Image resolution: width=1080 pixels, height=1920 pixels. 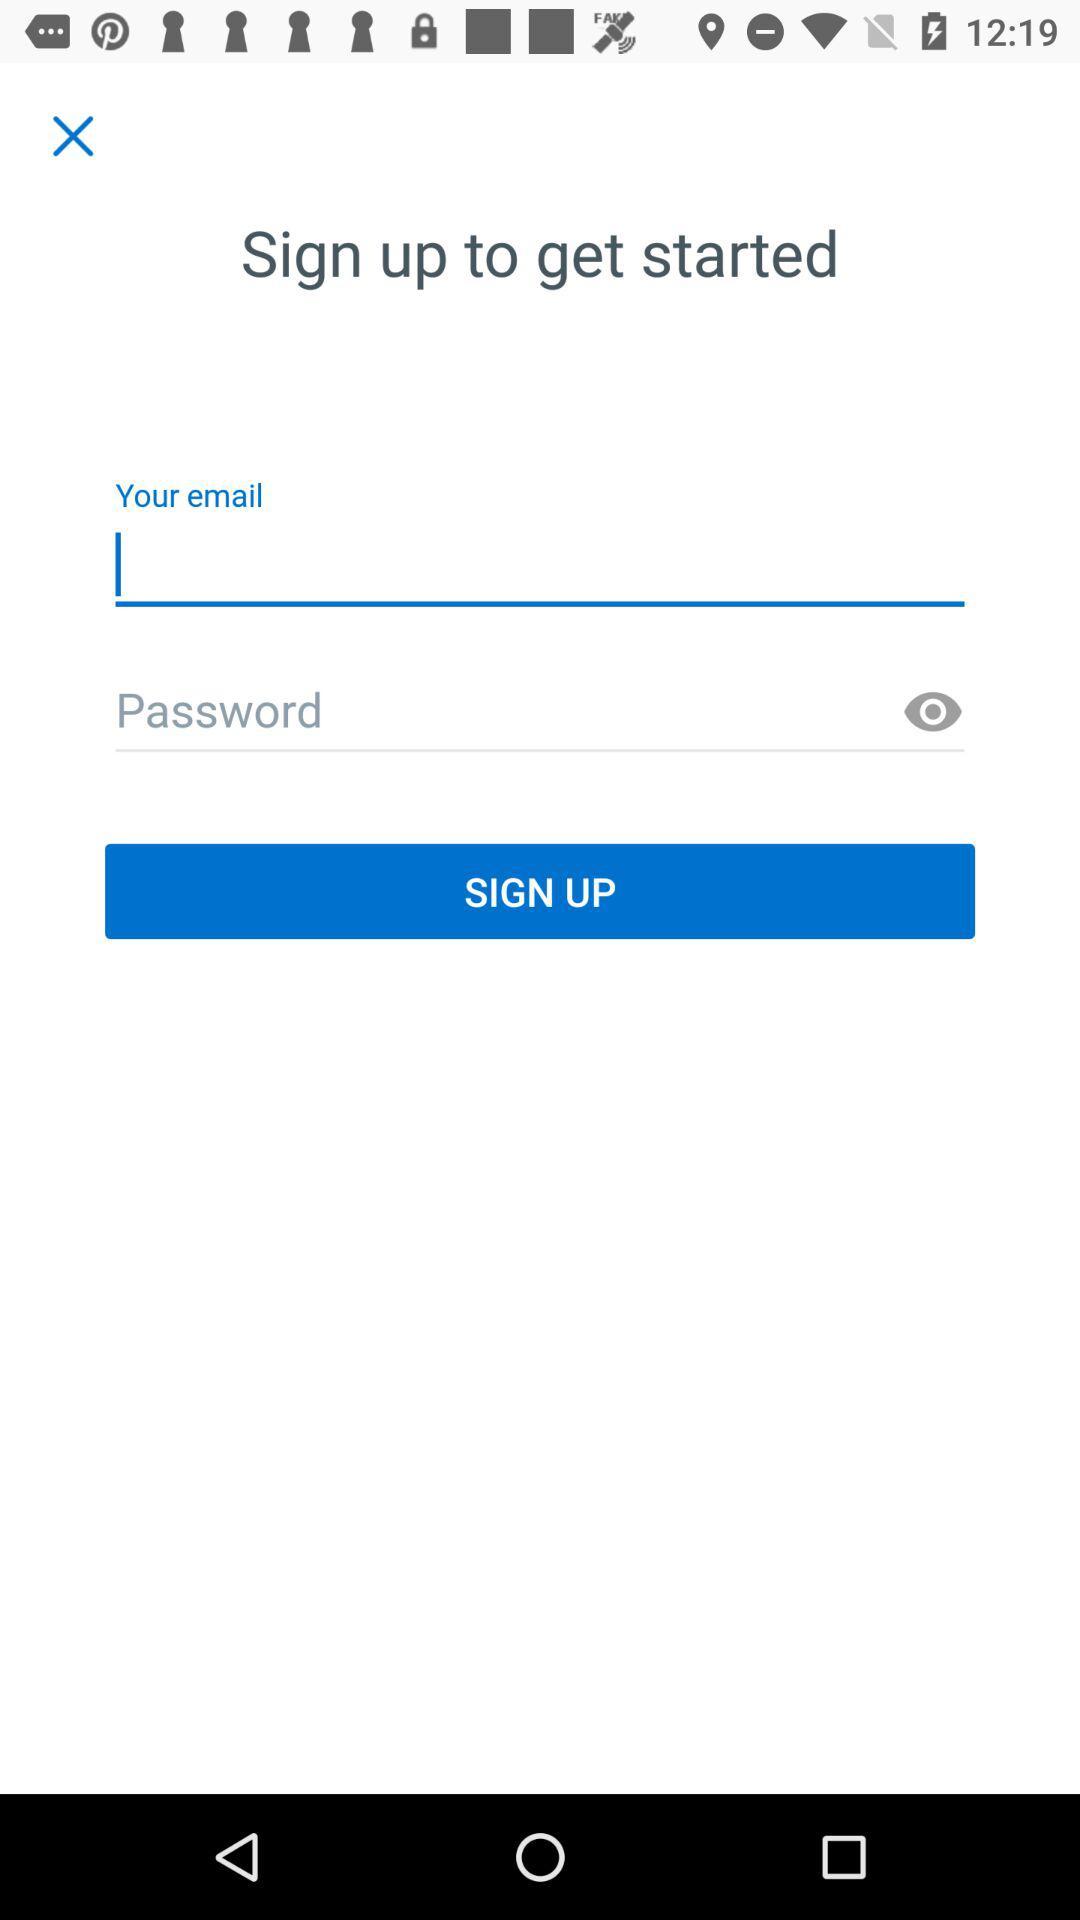 I want to click on password field, so click(x=540, y=712).